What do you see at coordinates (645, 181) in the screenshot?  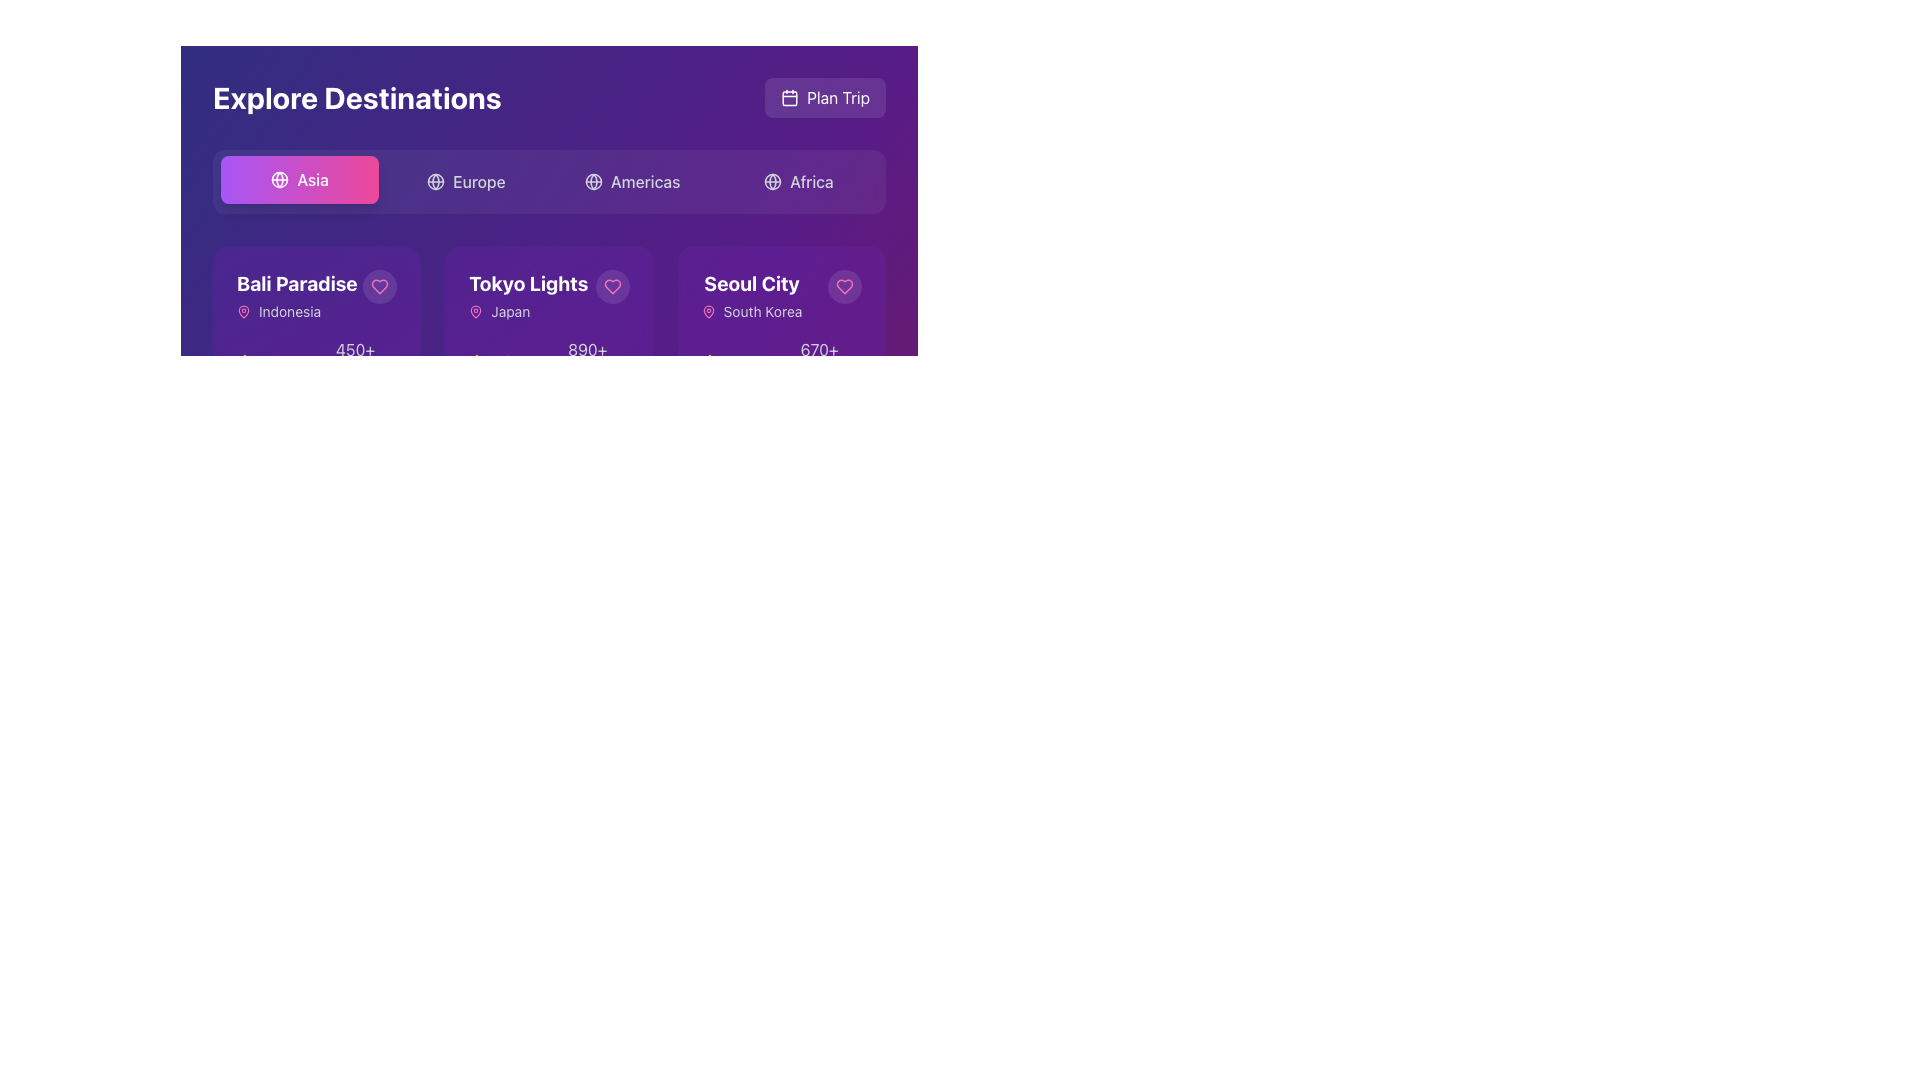 I see `the 'Americas' text label in the navigation bar` at bounding box center [645, 181].